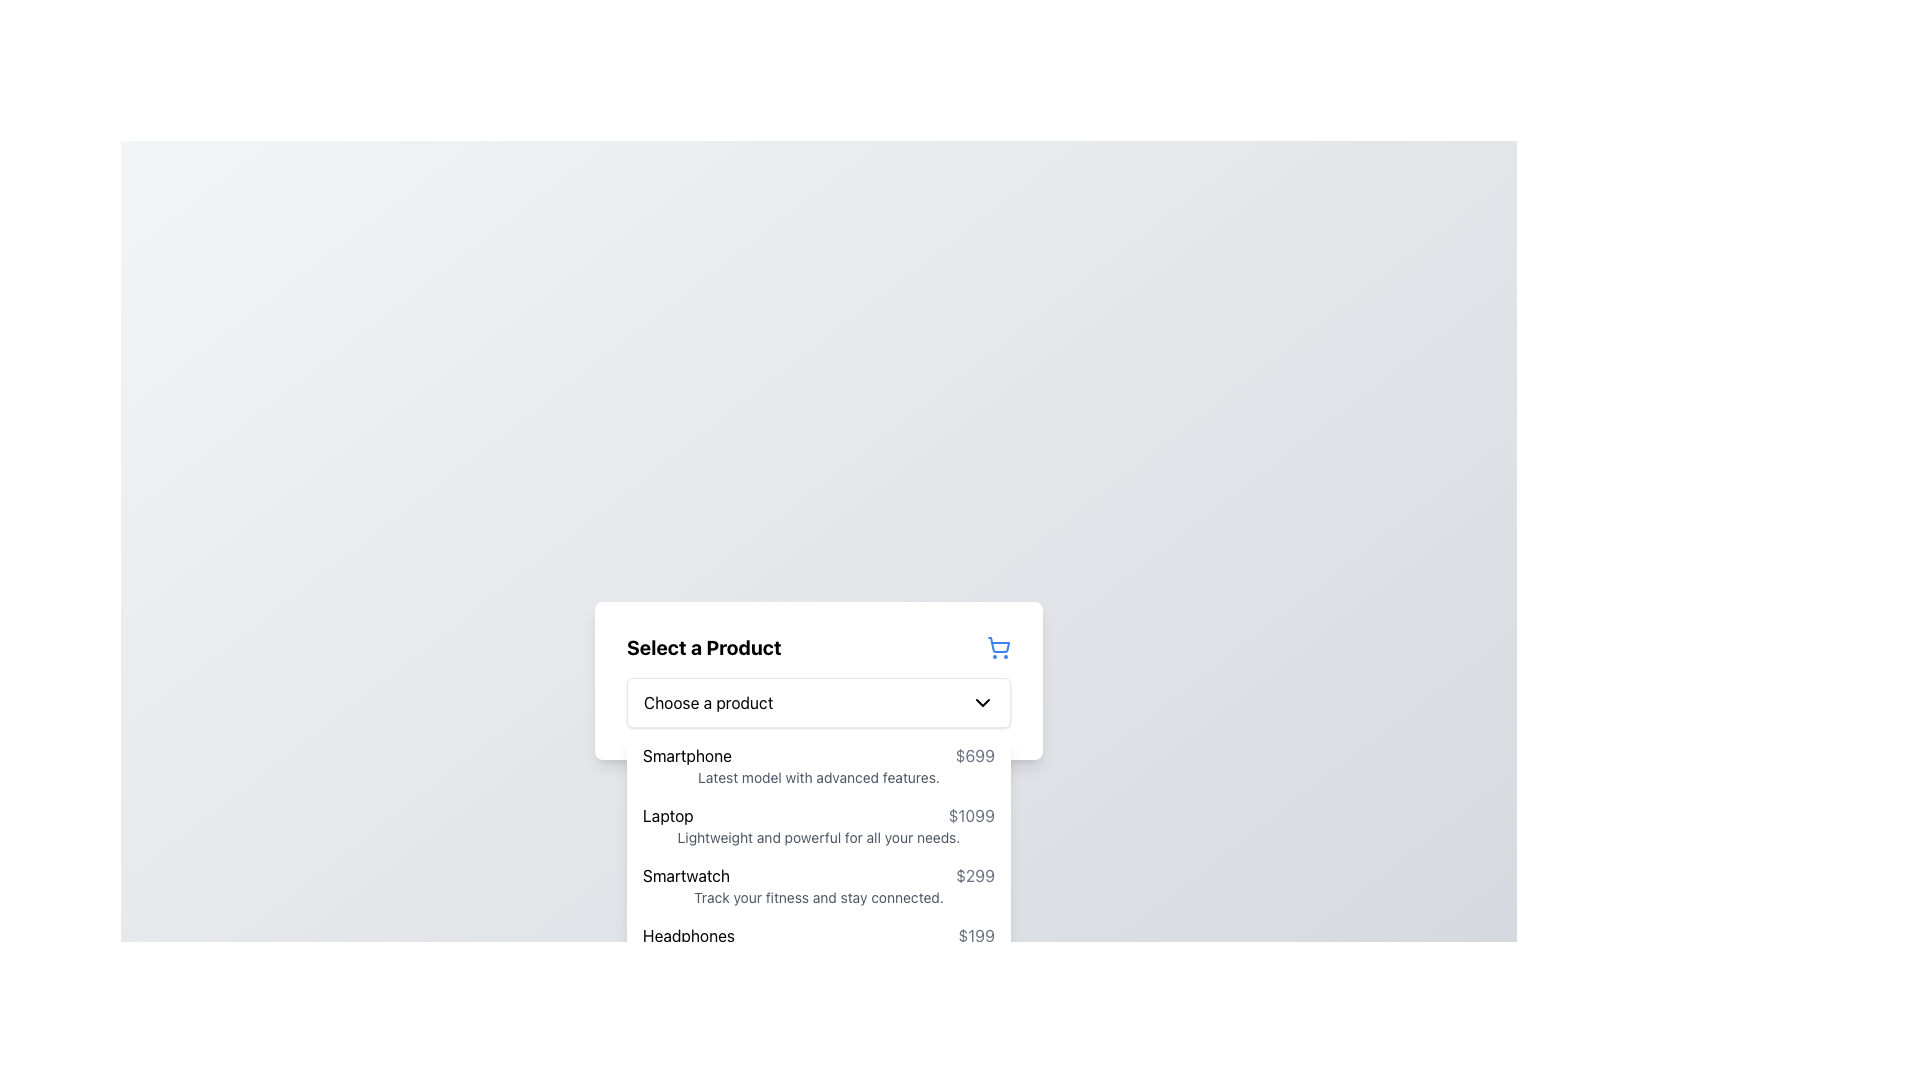  What do you see at coordinates (819, 885) in the screenshot?
I see `the list item displaying 'Smartwatch' with the price '$299'` at bounding box center [819, 885].